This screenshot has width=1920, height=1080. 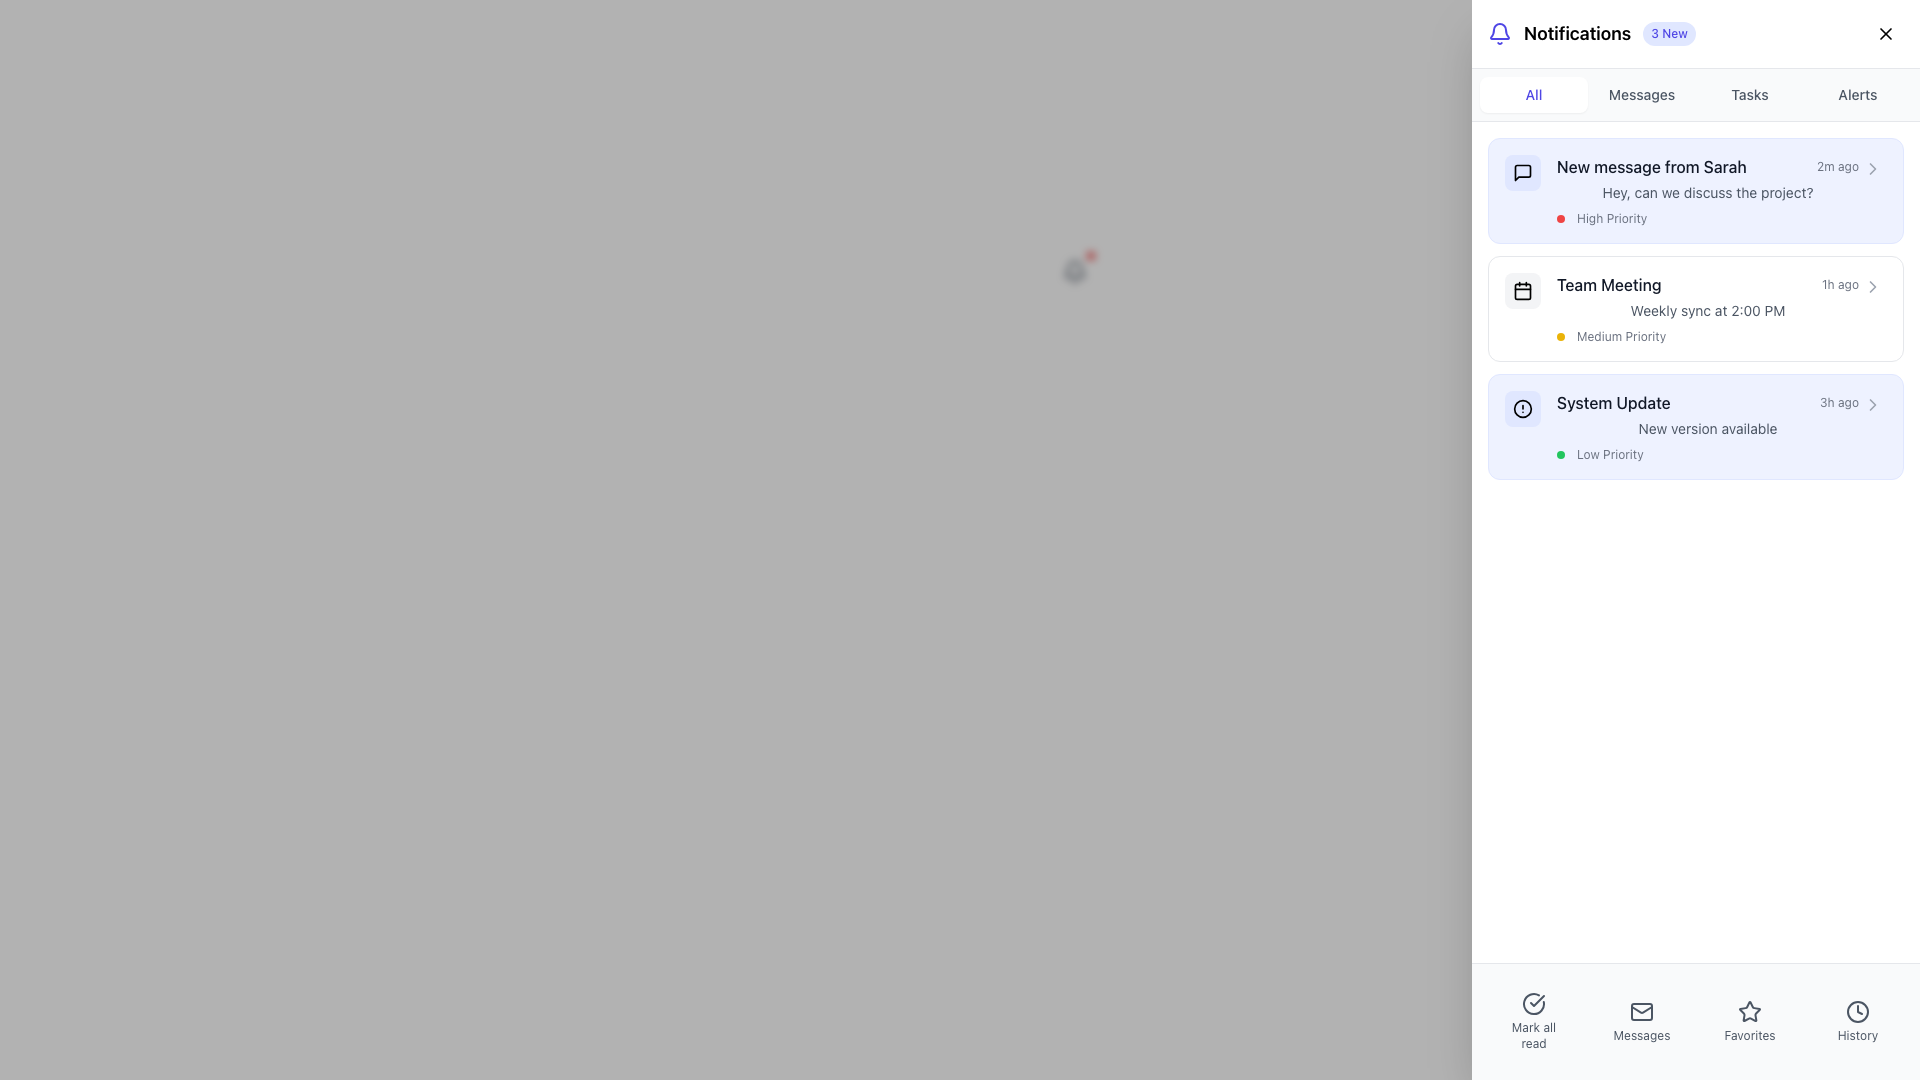 I want to click on the gray rectangle with rounded corners containing the calendar icon, so click(x=1521, y=290).